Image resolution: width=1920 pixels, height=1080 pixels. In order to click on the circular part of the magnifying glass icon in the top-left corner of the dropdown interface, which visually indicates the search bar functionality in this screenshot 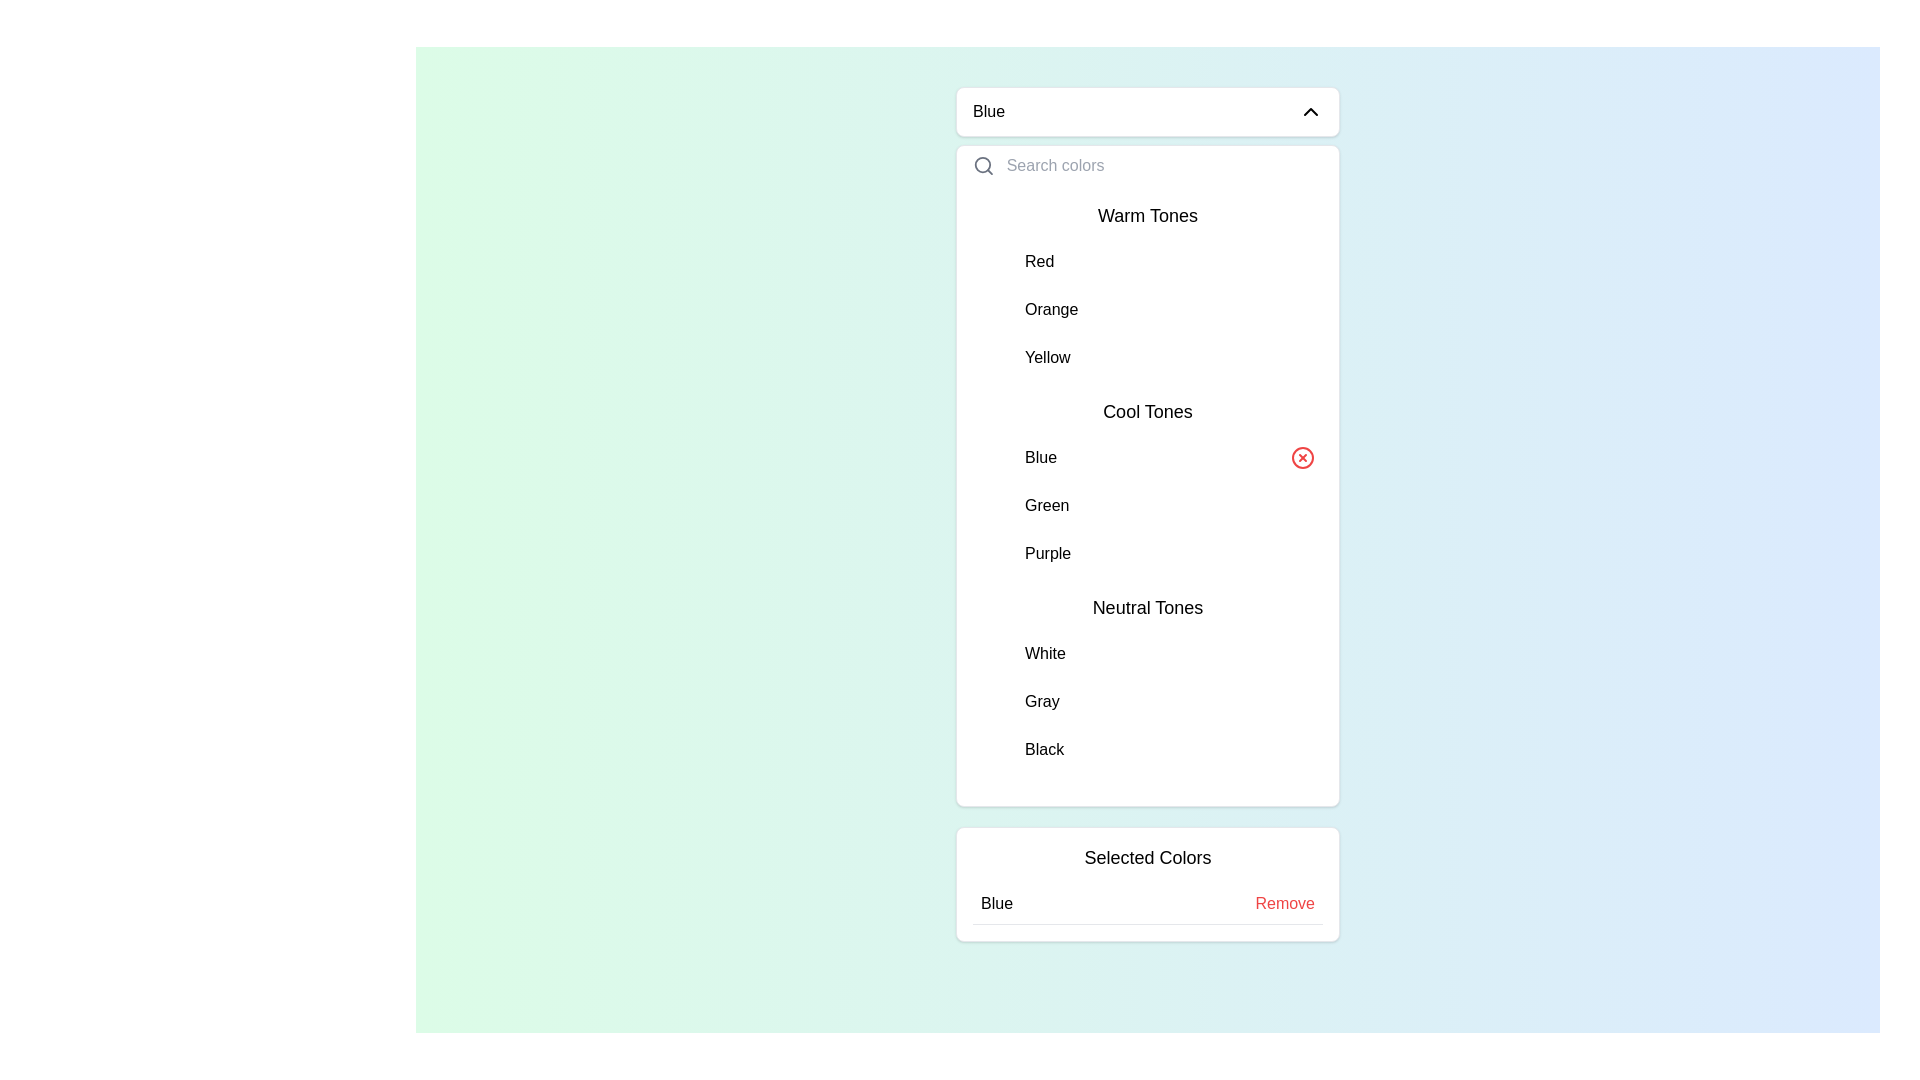, I will do `click(982, 164)`.